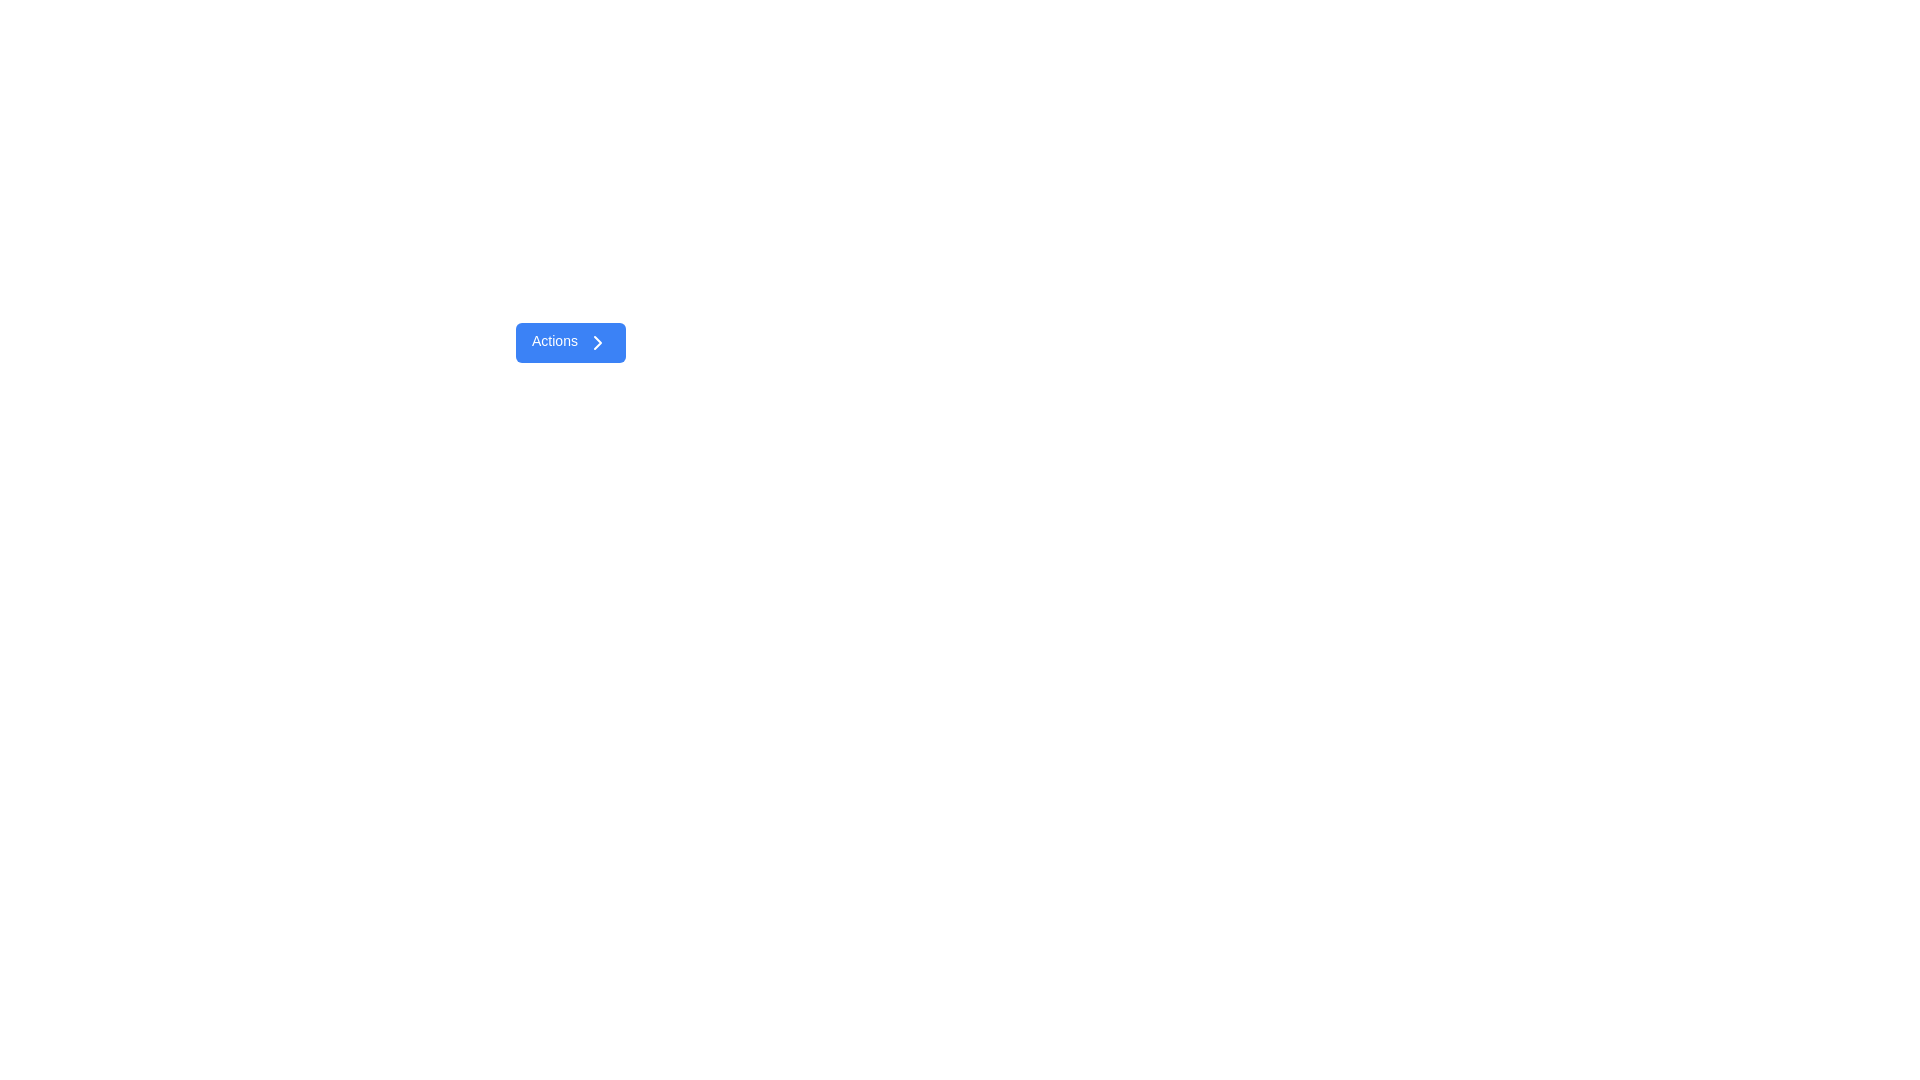  What do you see at coordinates (570, 342) in the screenshot?
I see `the blue button labeled 'Actions' with a right arrow icon` at bounding box center [570, 342].